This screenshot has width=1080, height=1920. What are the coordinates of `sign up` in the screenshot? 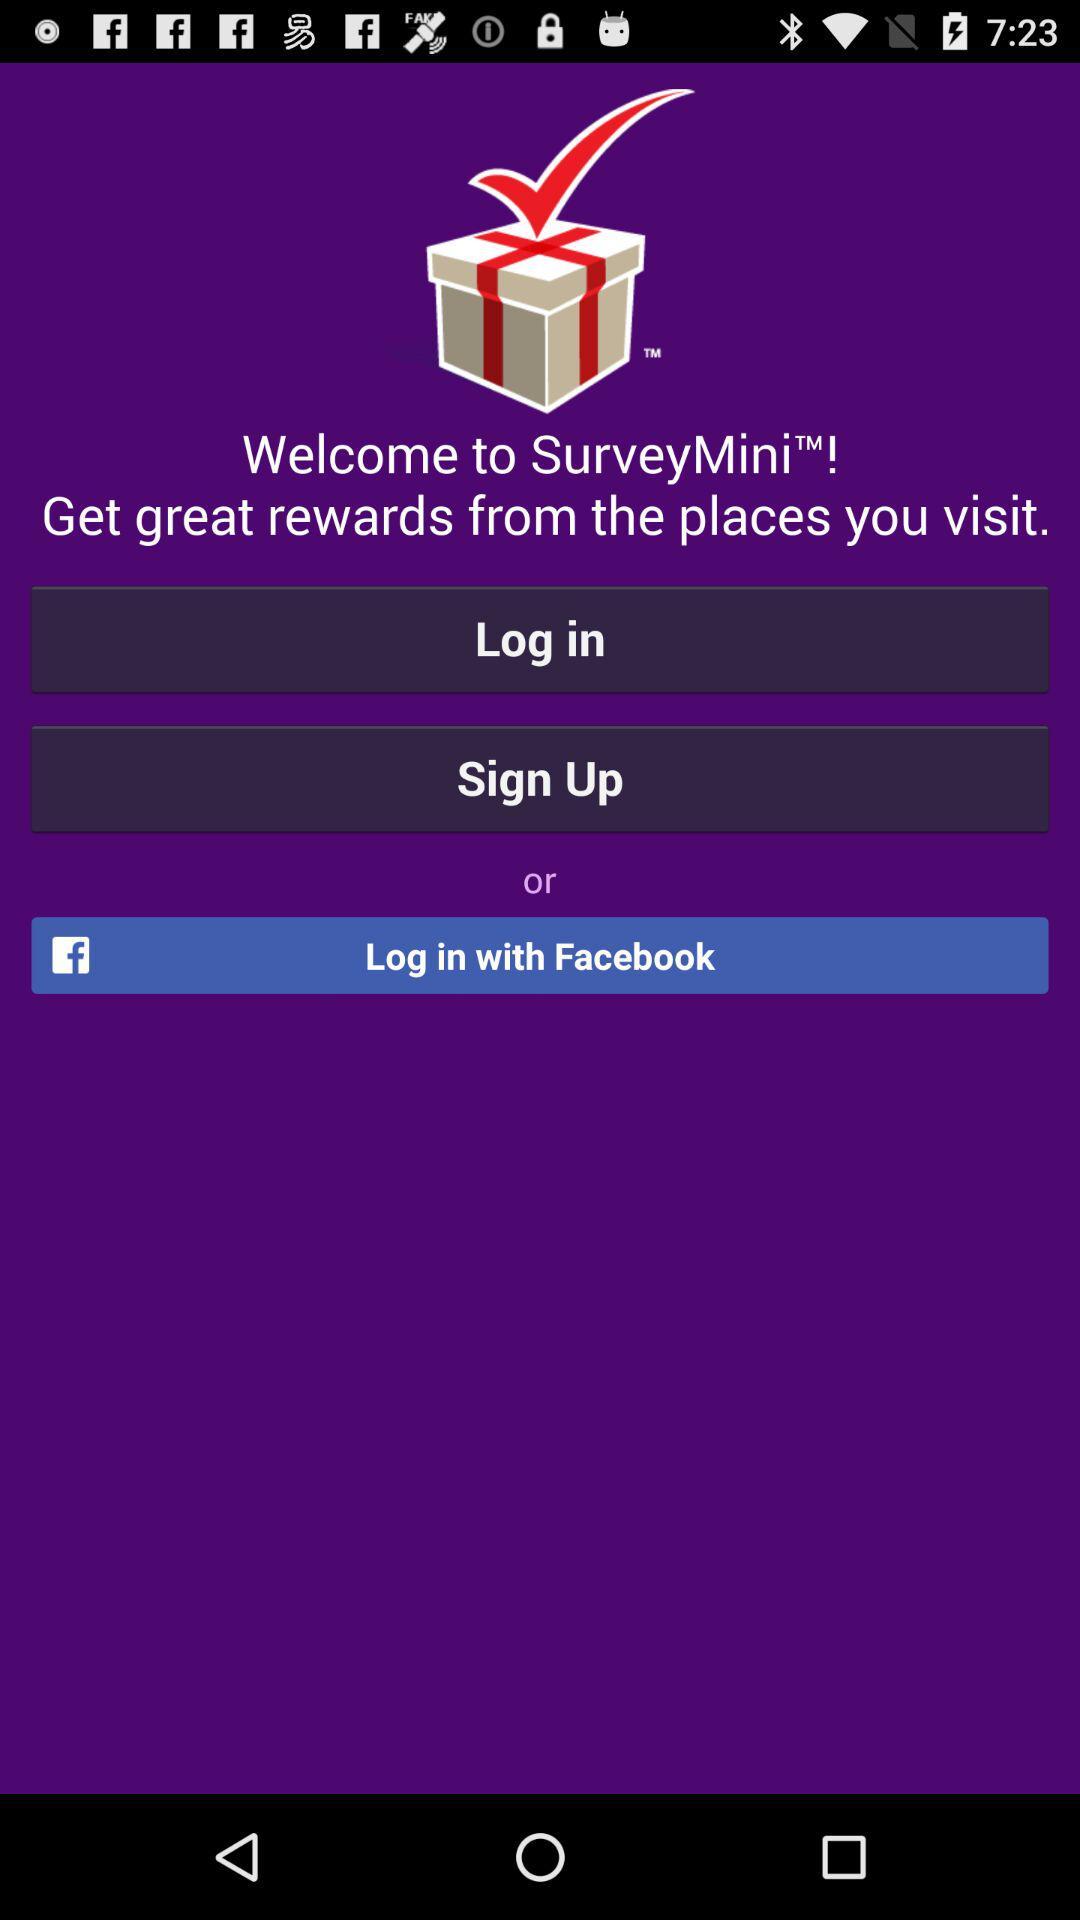 It's located at (540, 776).